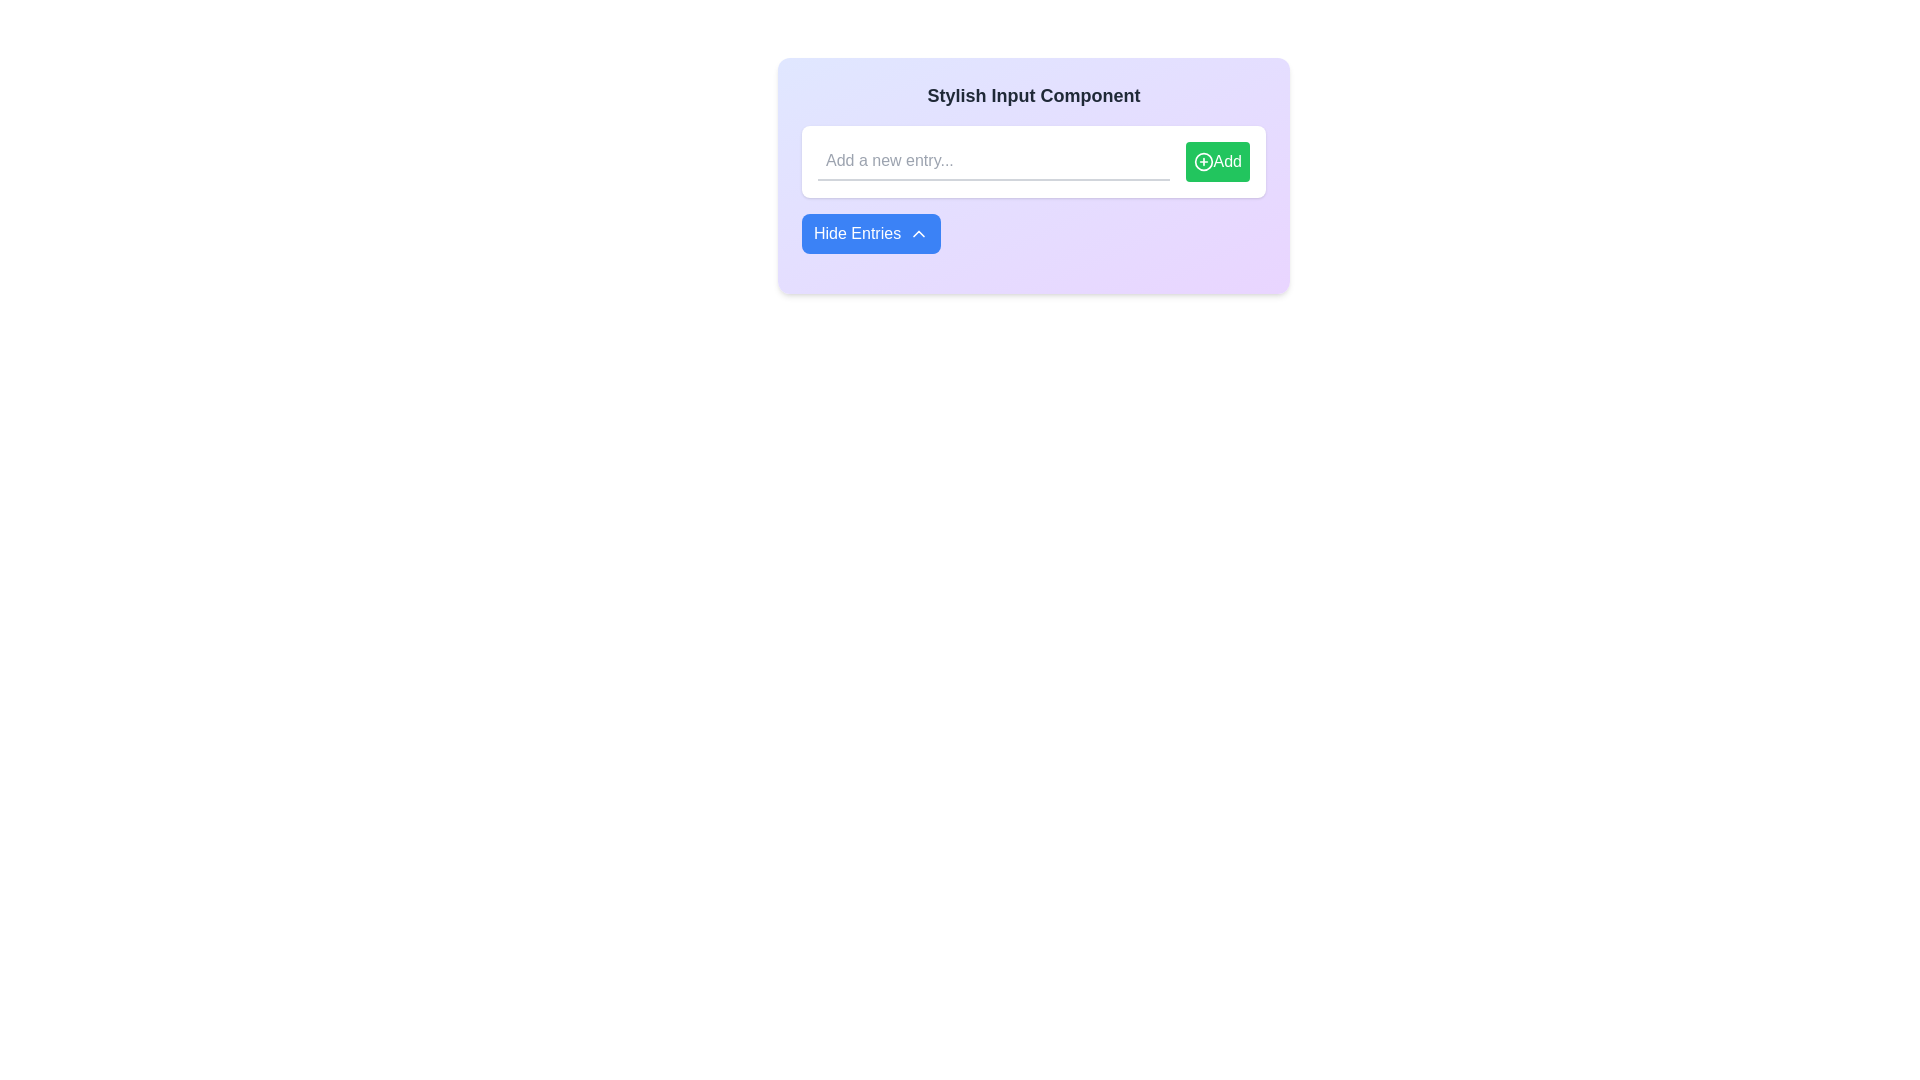 The image size is (1920, 1080). I want to click on the chevron-shaped icon pointing upwards located inside the 'Hide Entries' button to trigger the tooltip or hover effect, so click(918, 233).